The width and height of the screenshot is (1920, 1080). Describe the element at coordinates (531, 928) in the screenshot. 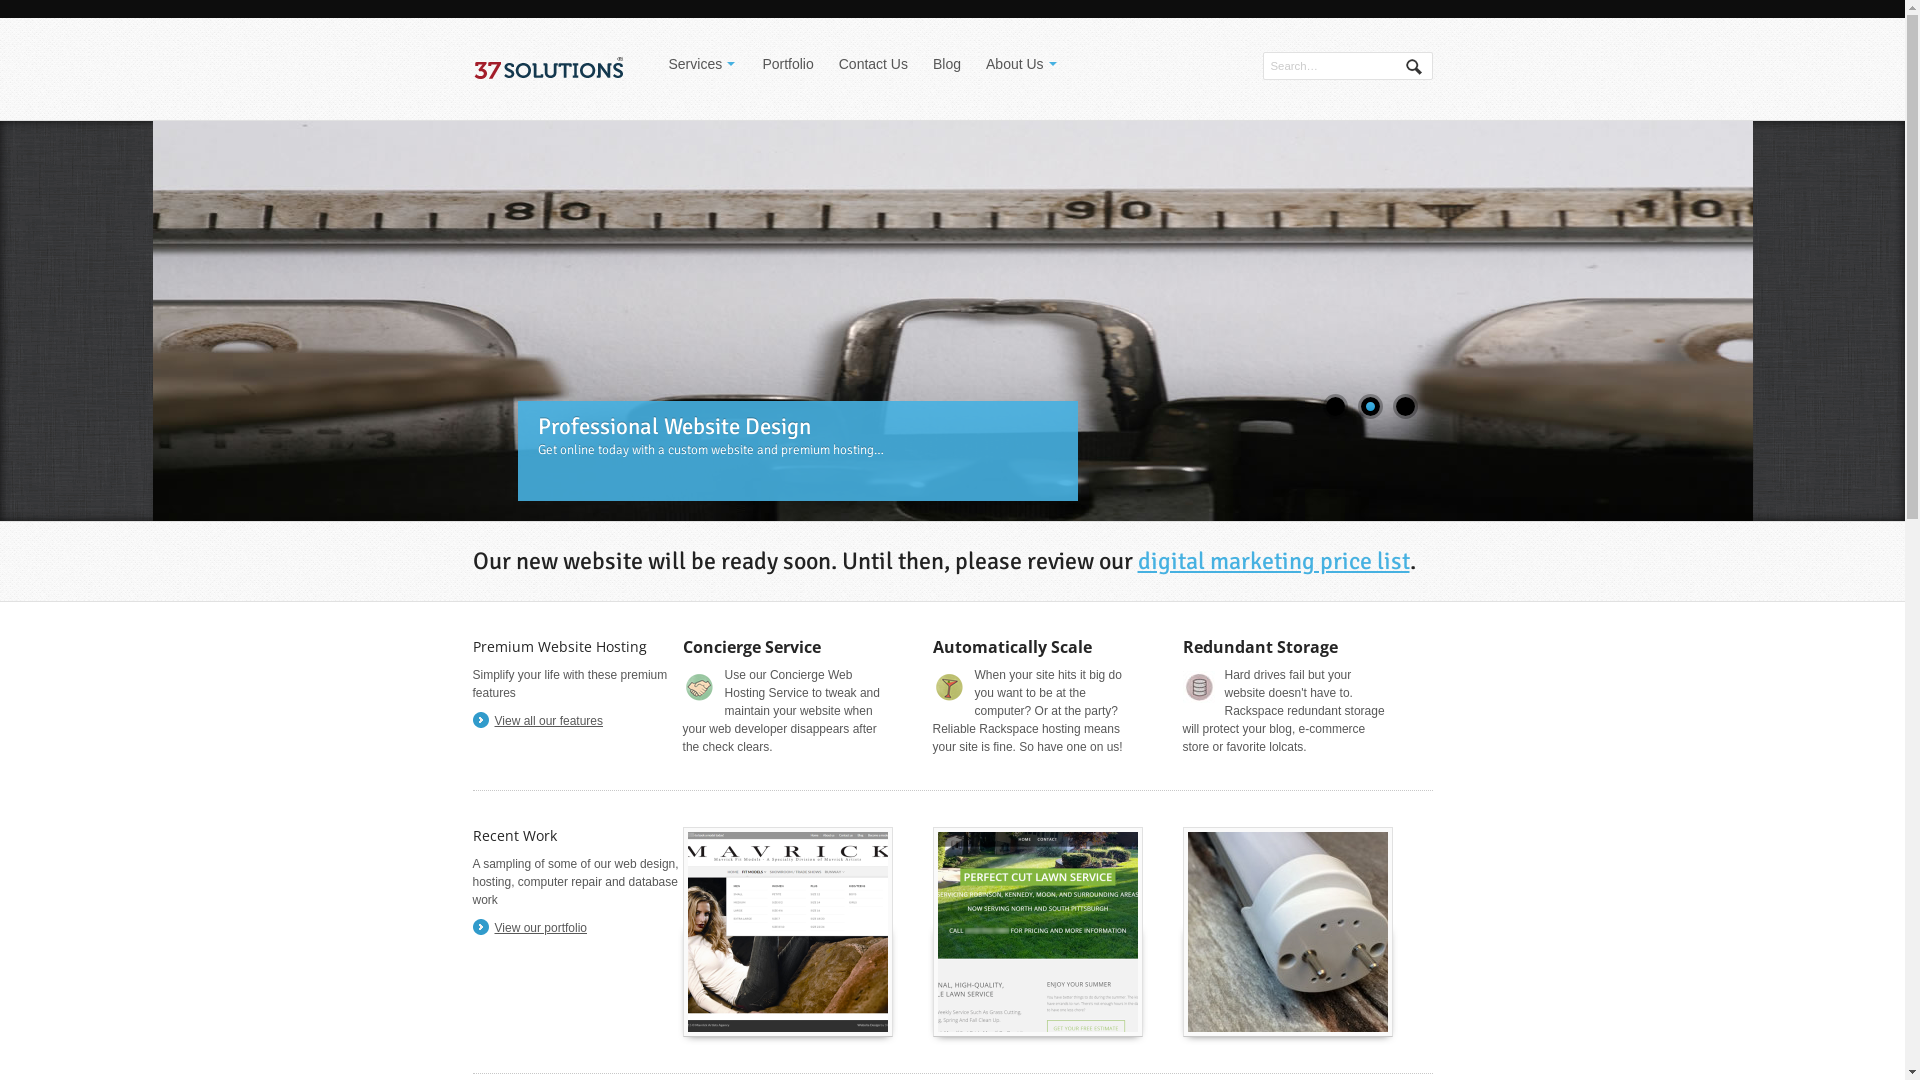

I see `'View our portfolio'` at that location.